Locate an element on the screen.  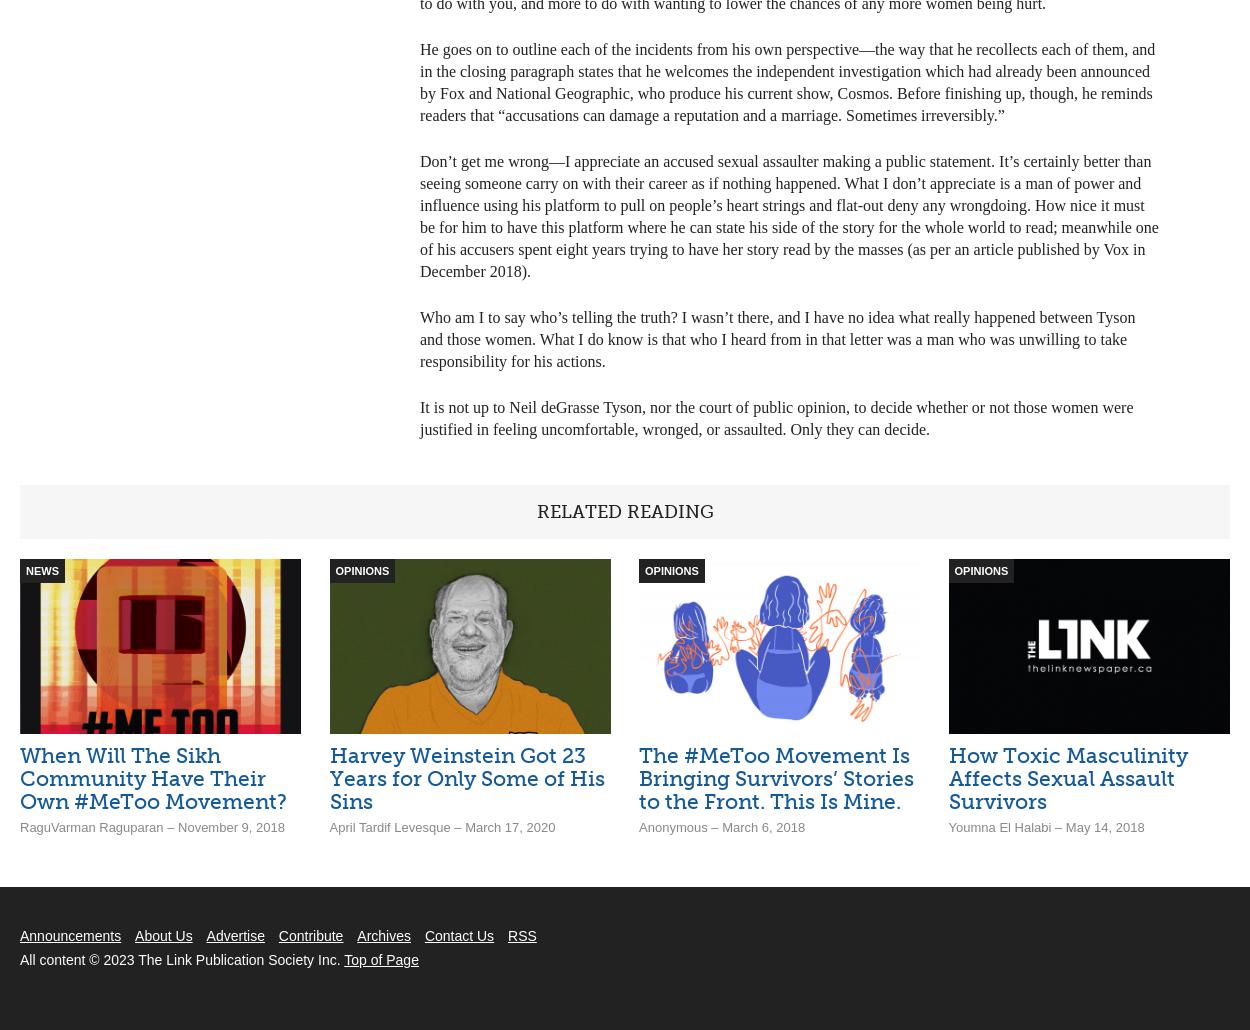
'News' is located at coordinates (42, 570).